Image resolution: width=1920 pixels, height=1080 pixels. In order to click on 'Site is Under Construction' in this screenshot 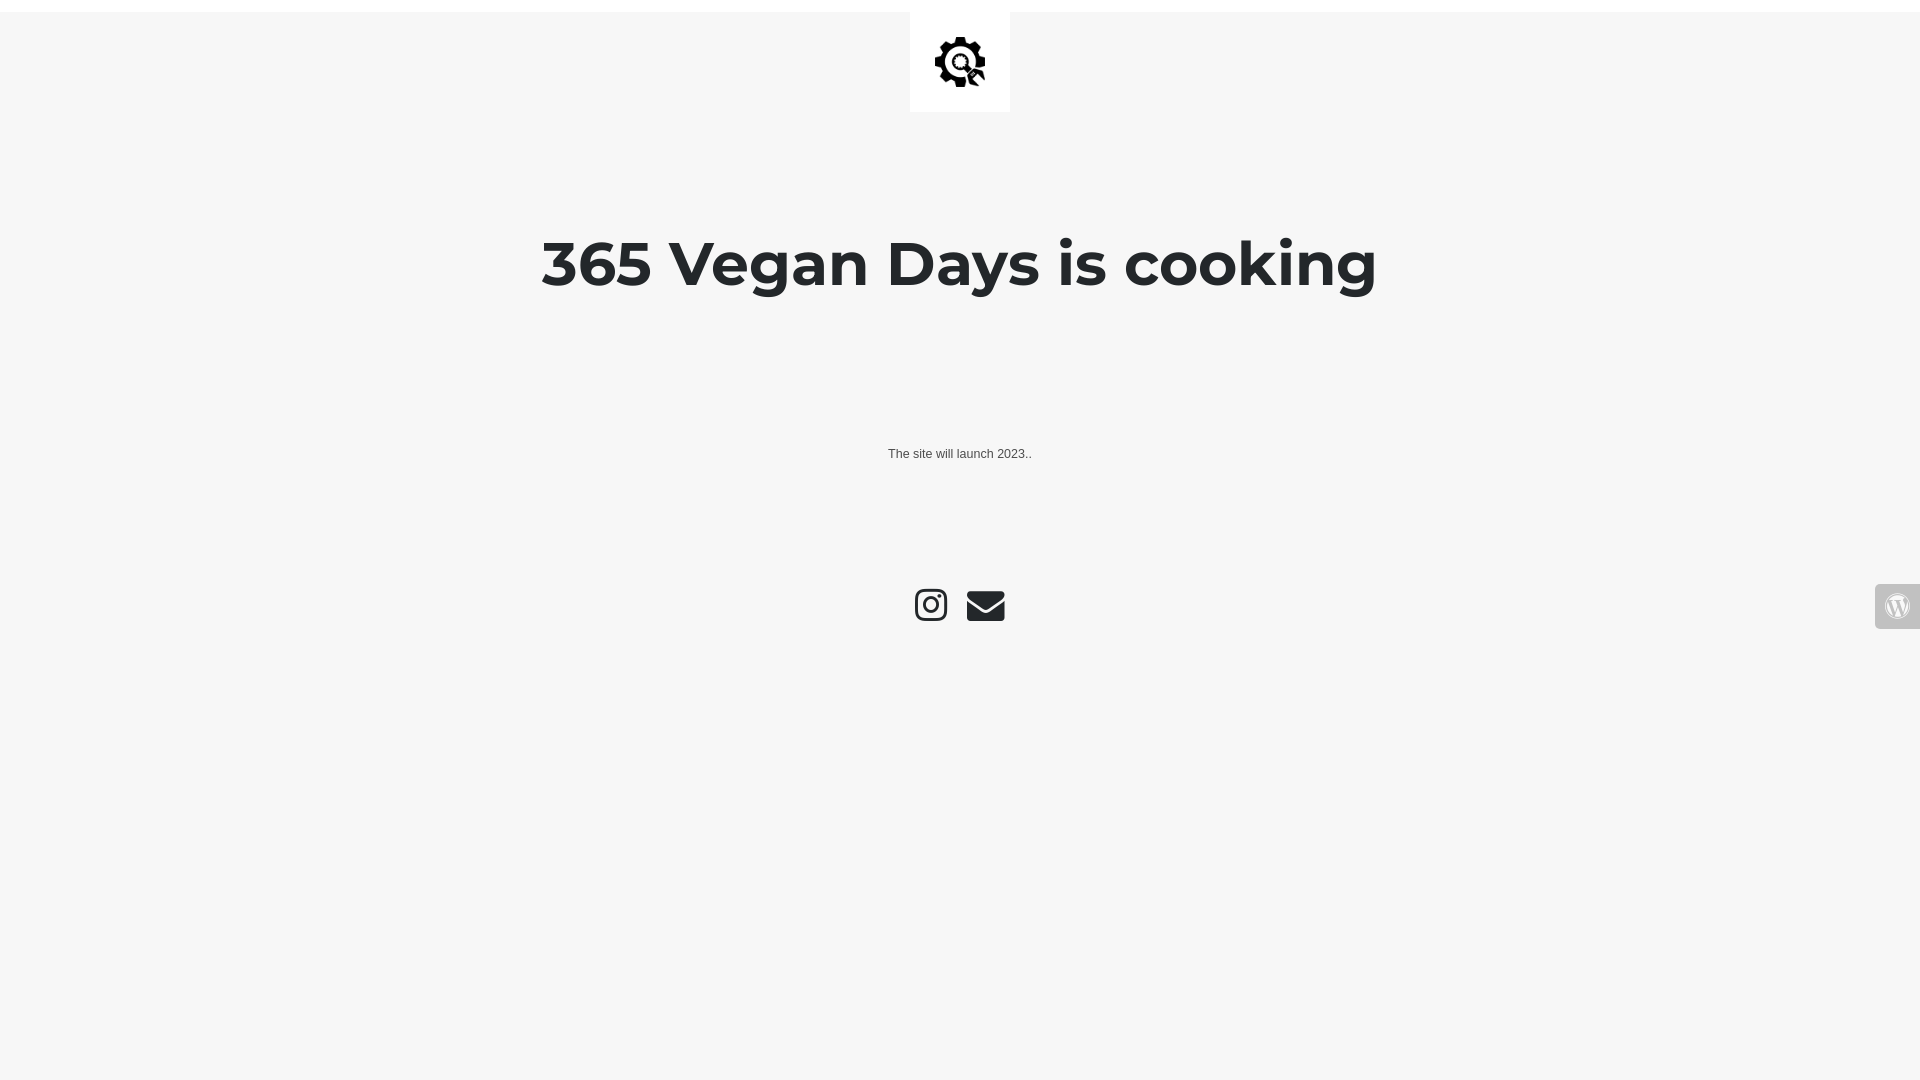, I will do `click(934, 60)`.